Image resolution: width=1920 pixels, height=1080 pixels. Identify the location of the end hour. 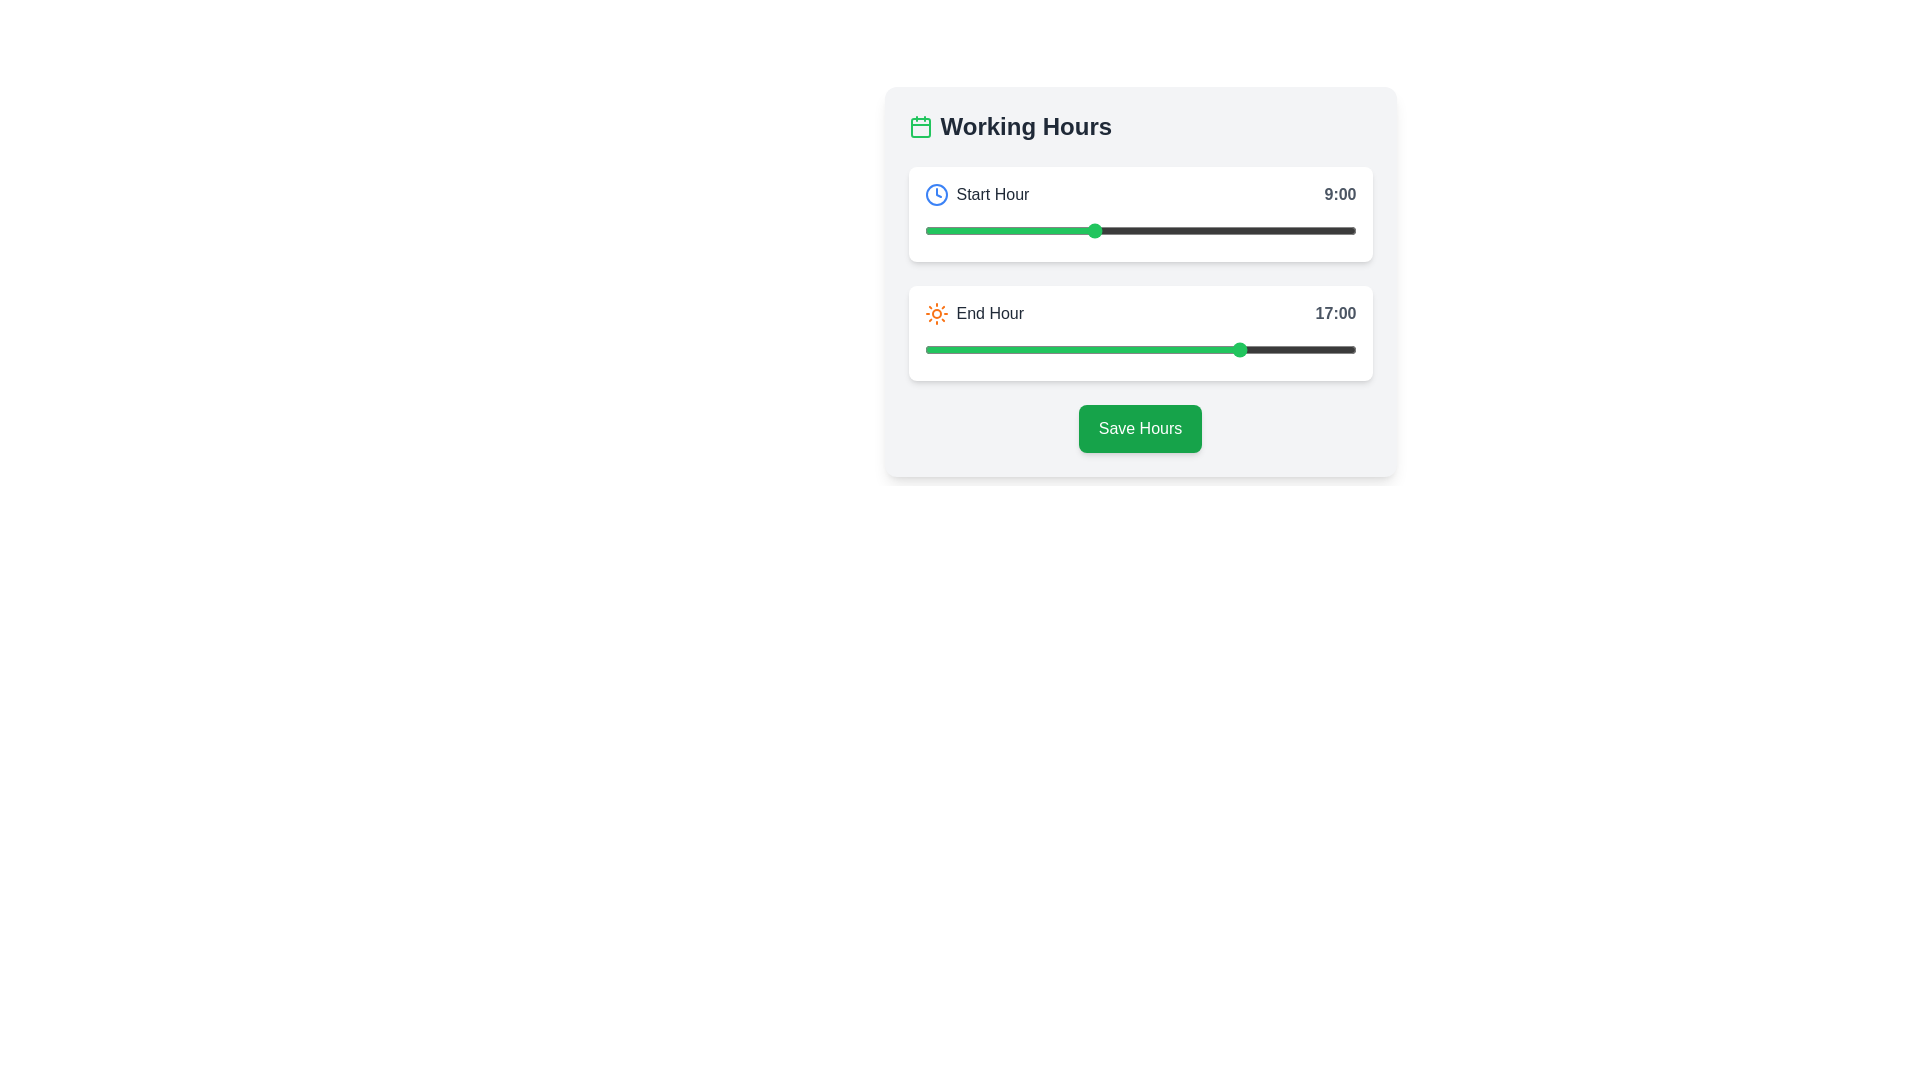
(1018, 349).